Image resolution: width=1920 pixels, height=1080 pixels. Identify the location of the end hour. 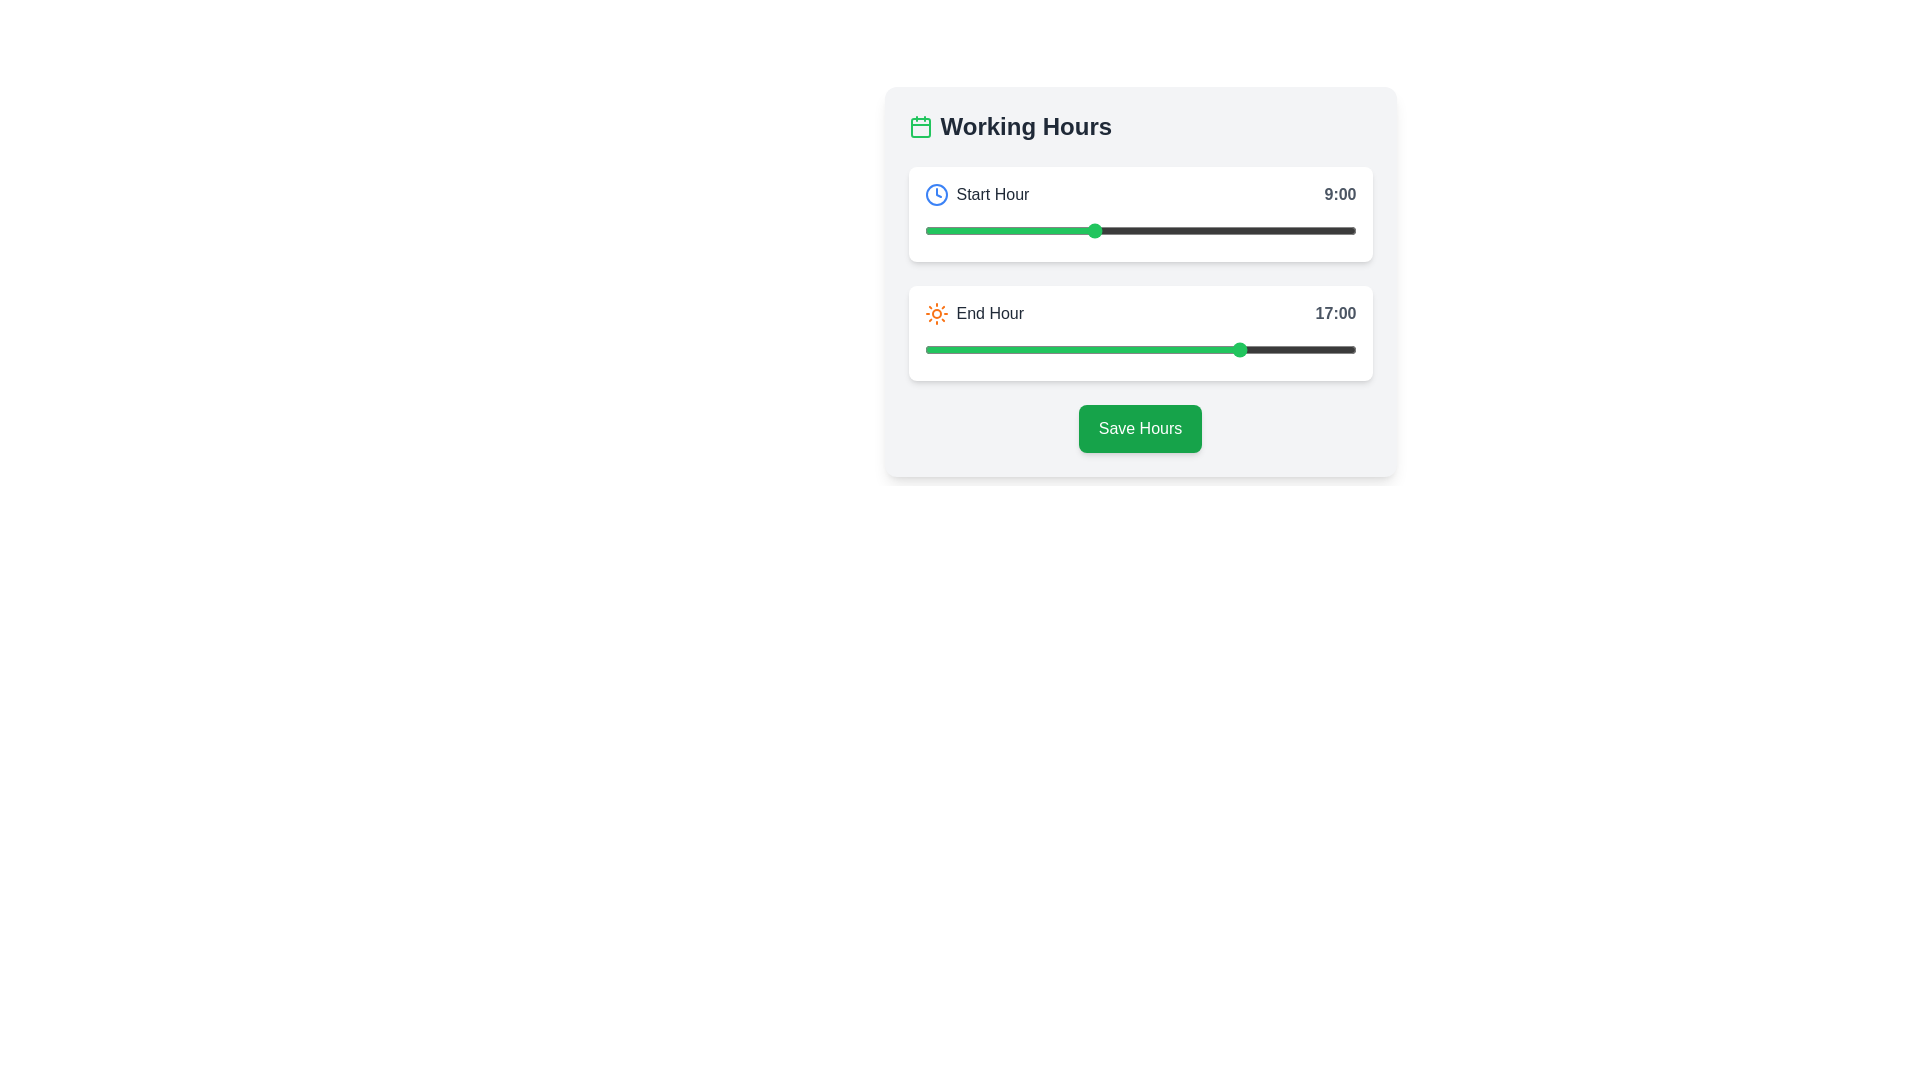
(1018, 349).